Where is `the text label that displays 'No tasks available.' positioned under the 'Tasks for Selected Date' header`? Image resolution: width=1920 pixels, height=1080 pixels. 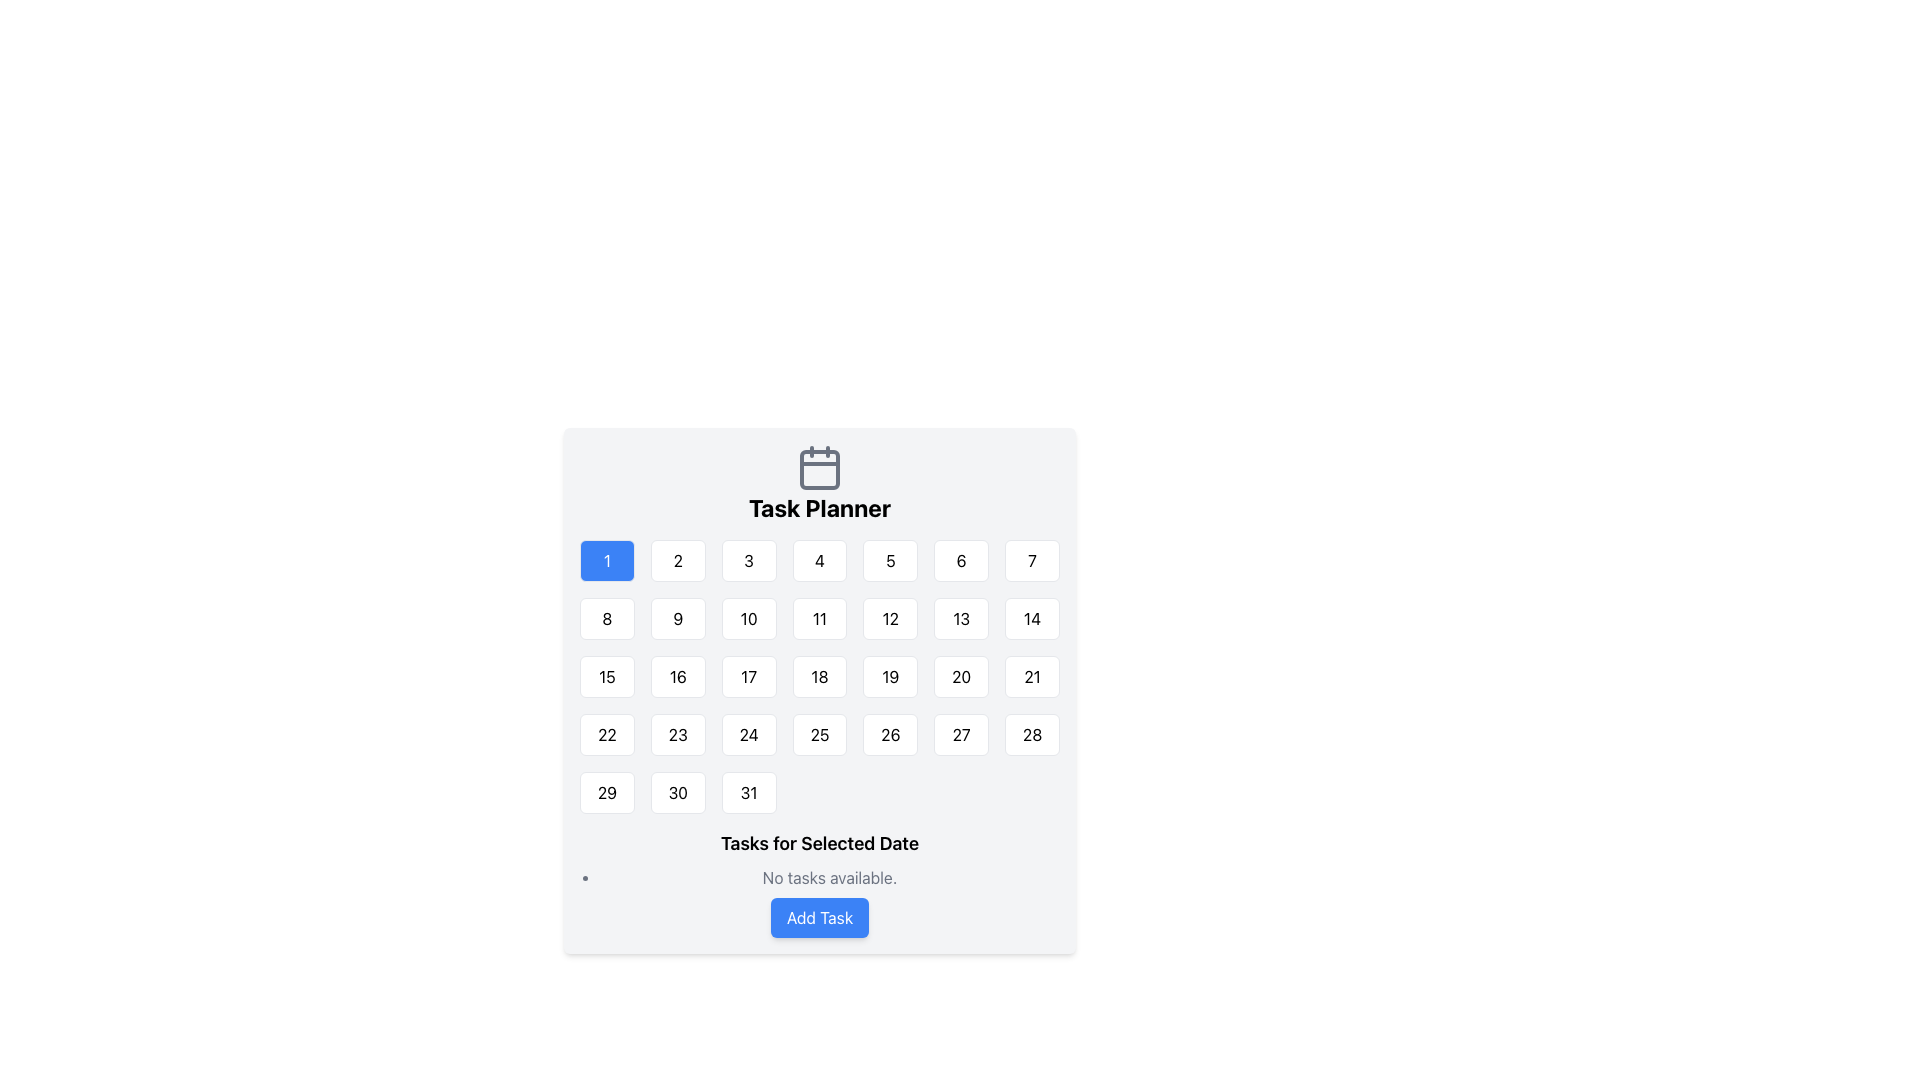 the text label that displays 'No tasks available.' positioned under the 'Tasks for Selected Date' header is located at coordinates (830, 877).